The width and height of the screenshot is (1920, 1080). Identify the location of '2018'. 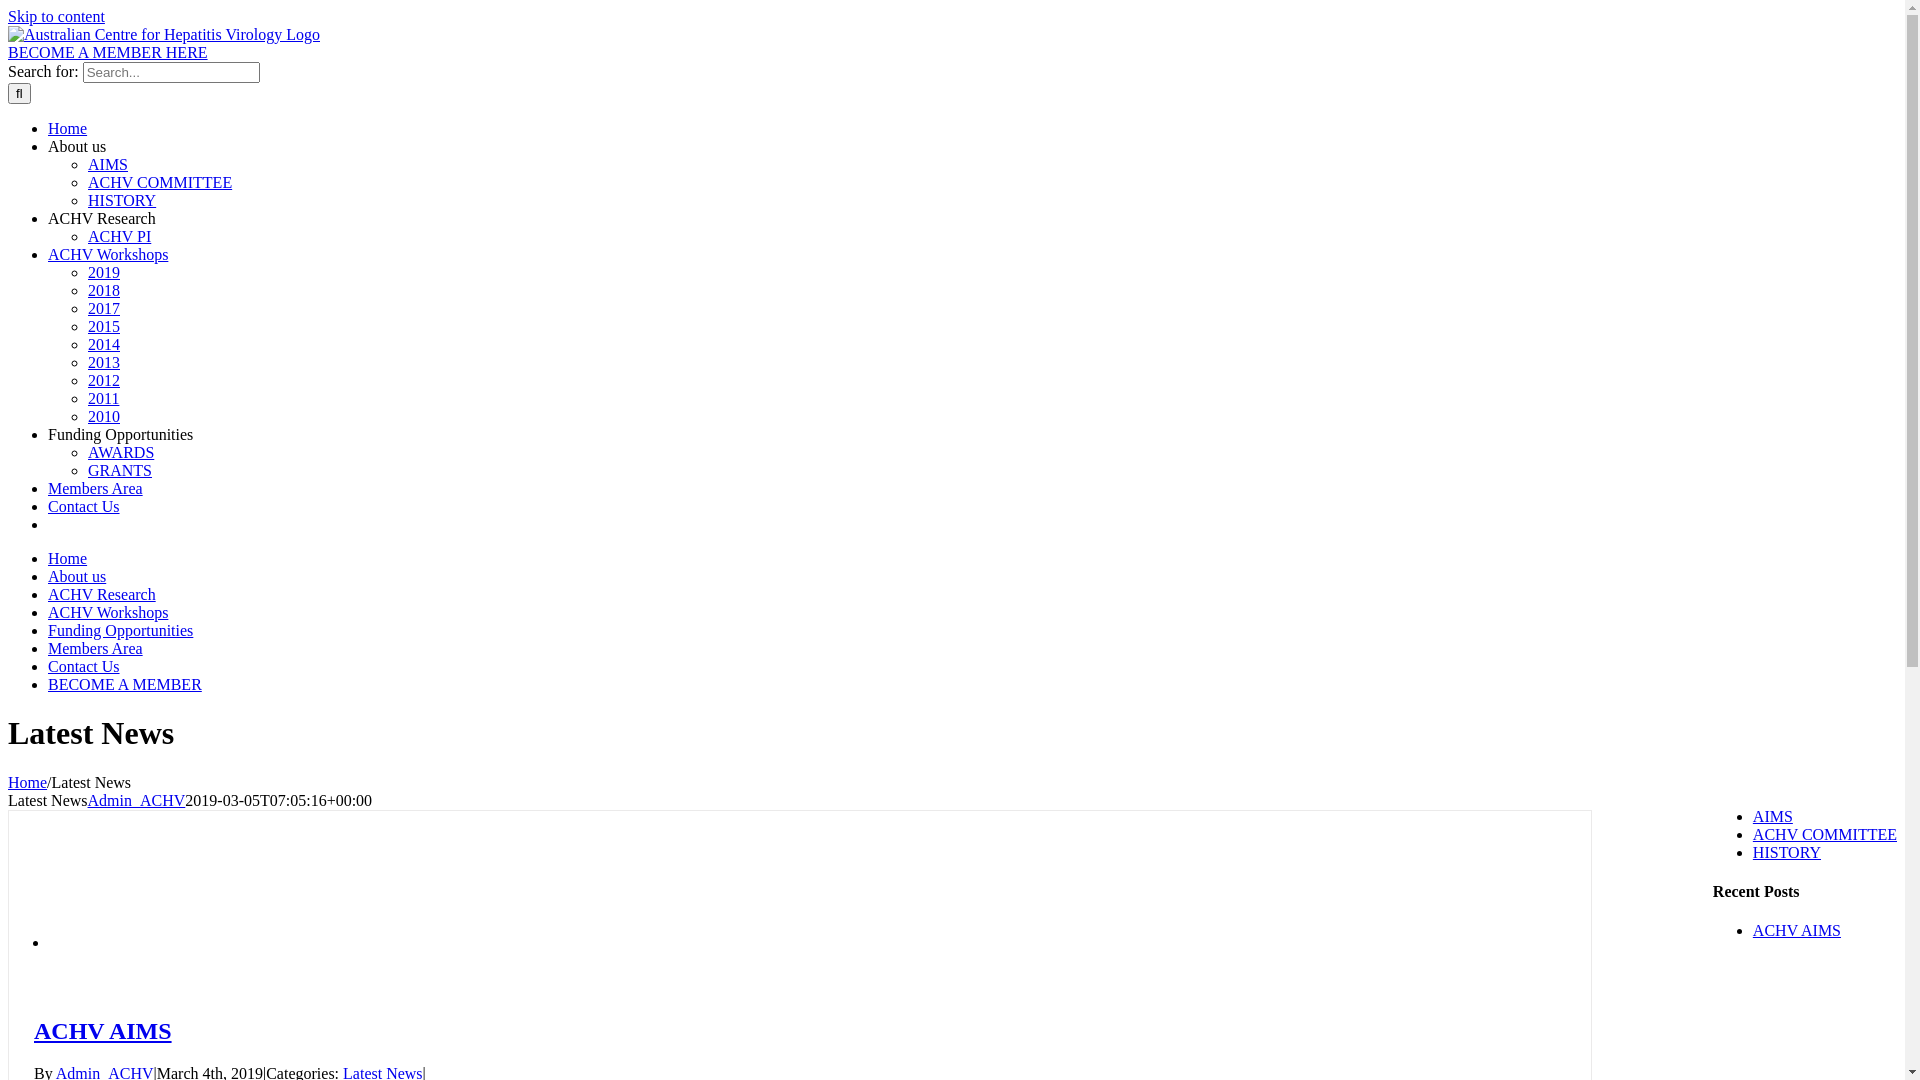
(86, 290).